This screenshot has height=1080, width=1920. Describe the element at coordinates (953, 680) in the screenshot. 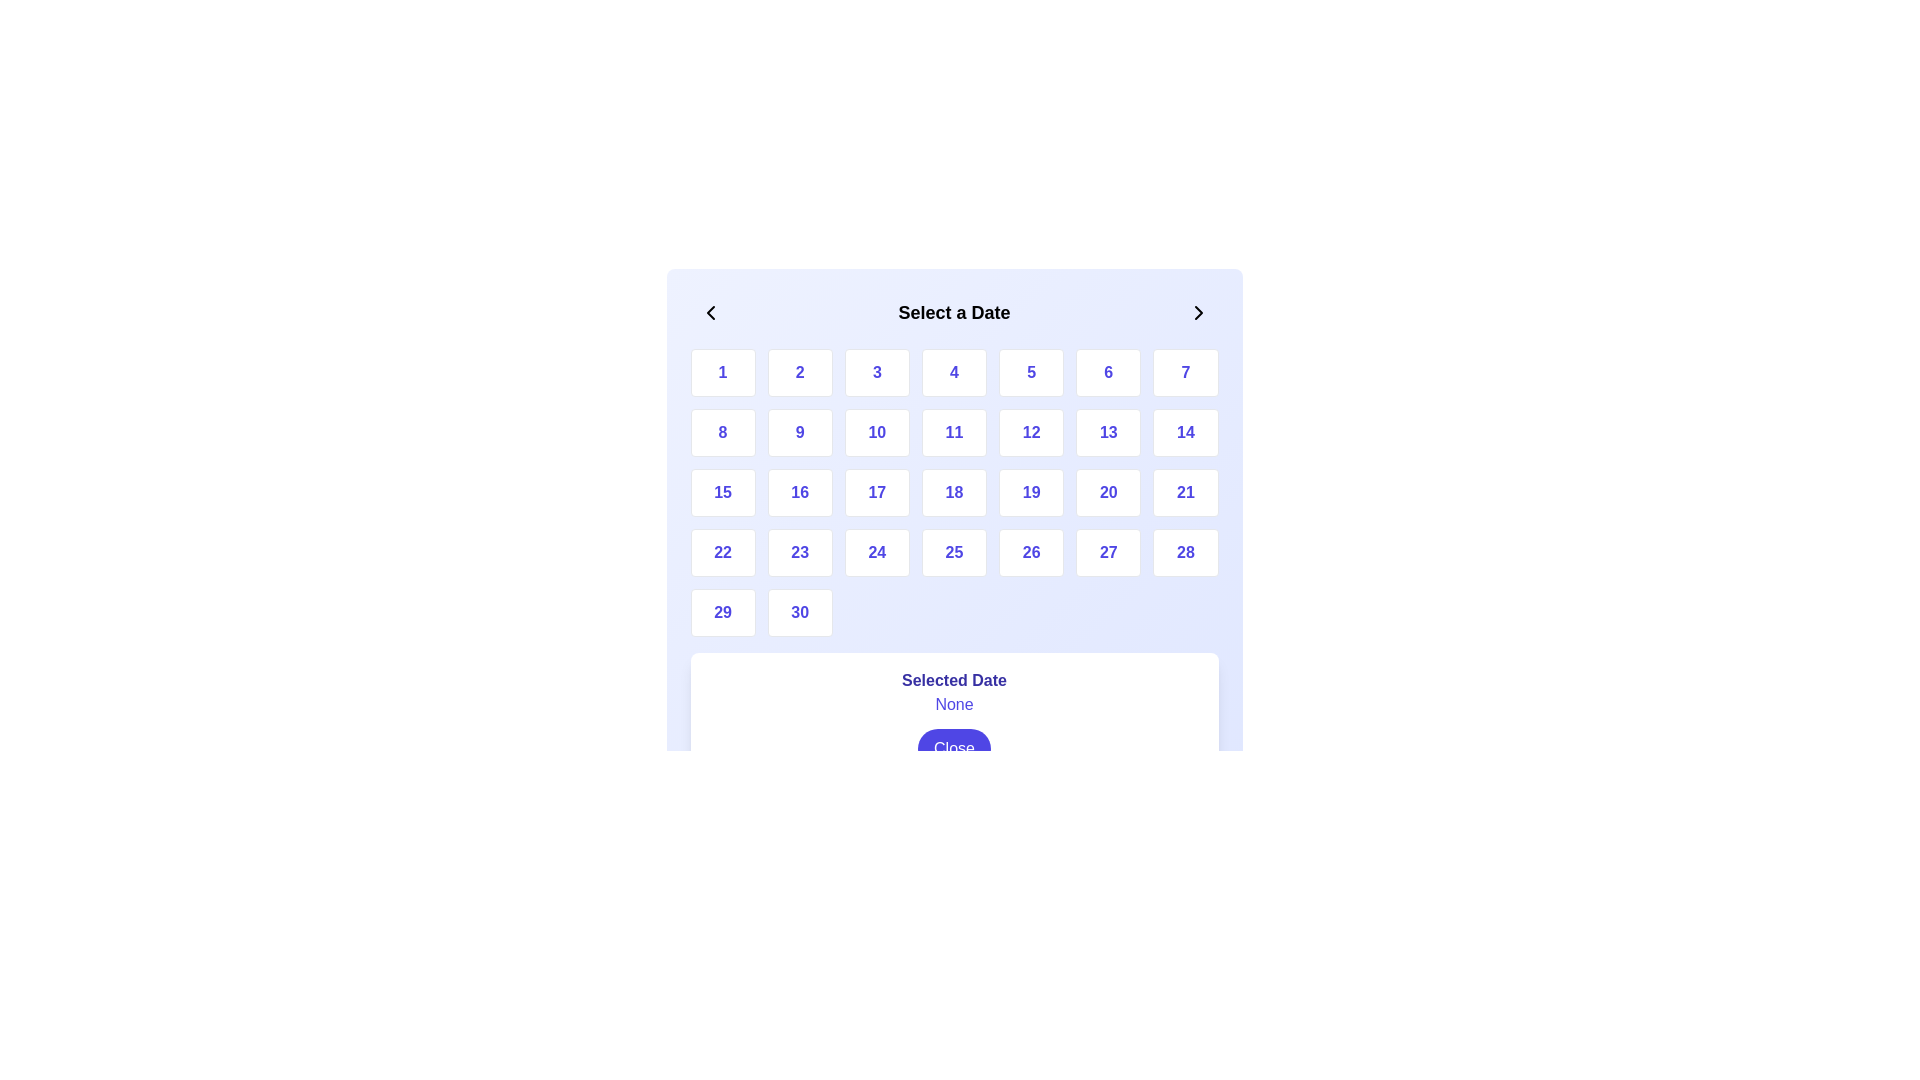

I see `the 'Selected Date' static text label, which is bold and indigo-colored, positioned at the top of a white background card above other elements` at that location.